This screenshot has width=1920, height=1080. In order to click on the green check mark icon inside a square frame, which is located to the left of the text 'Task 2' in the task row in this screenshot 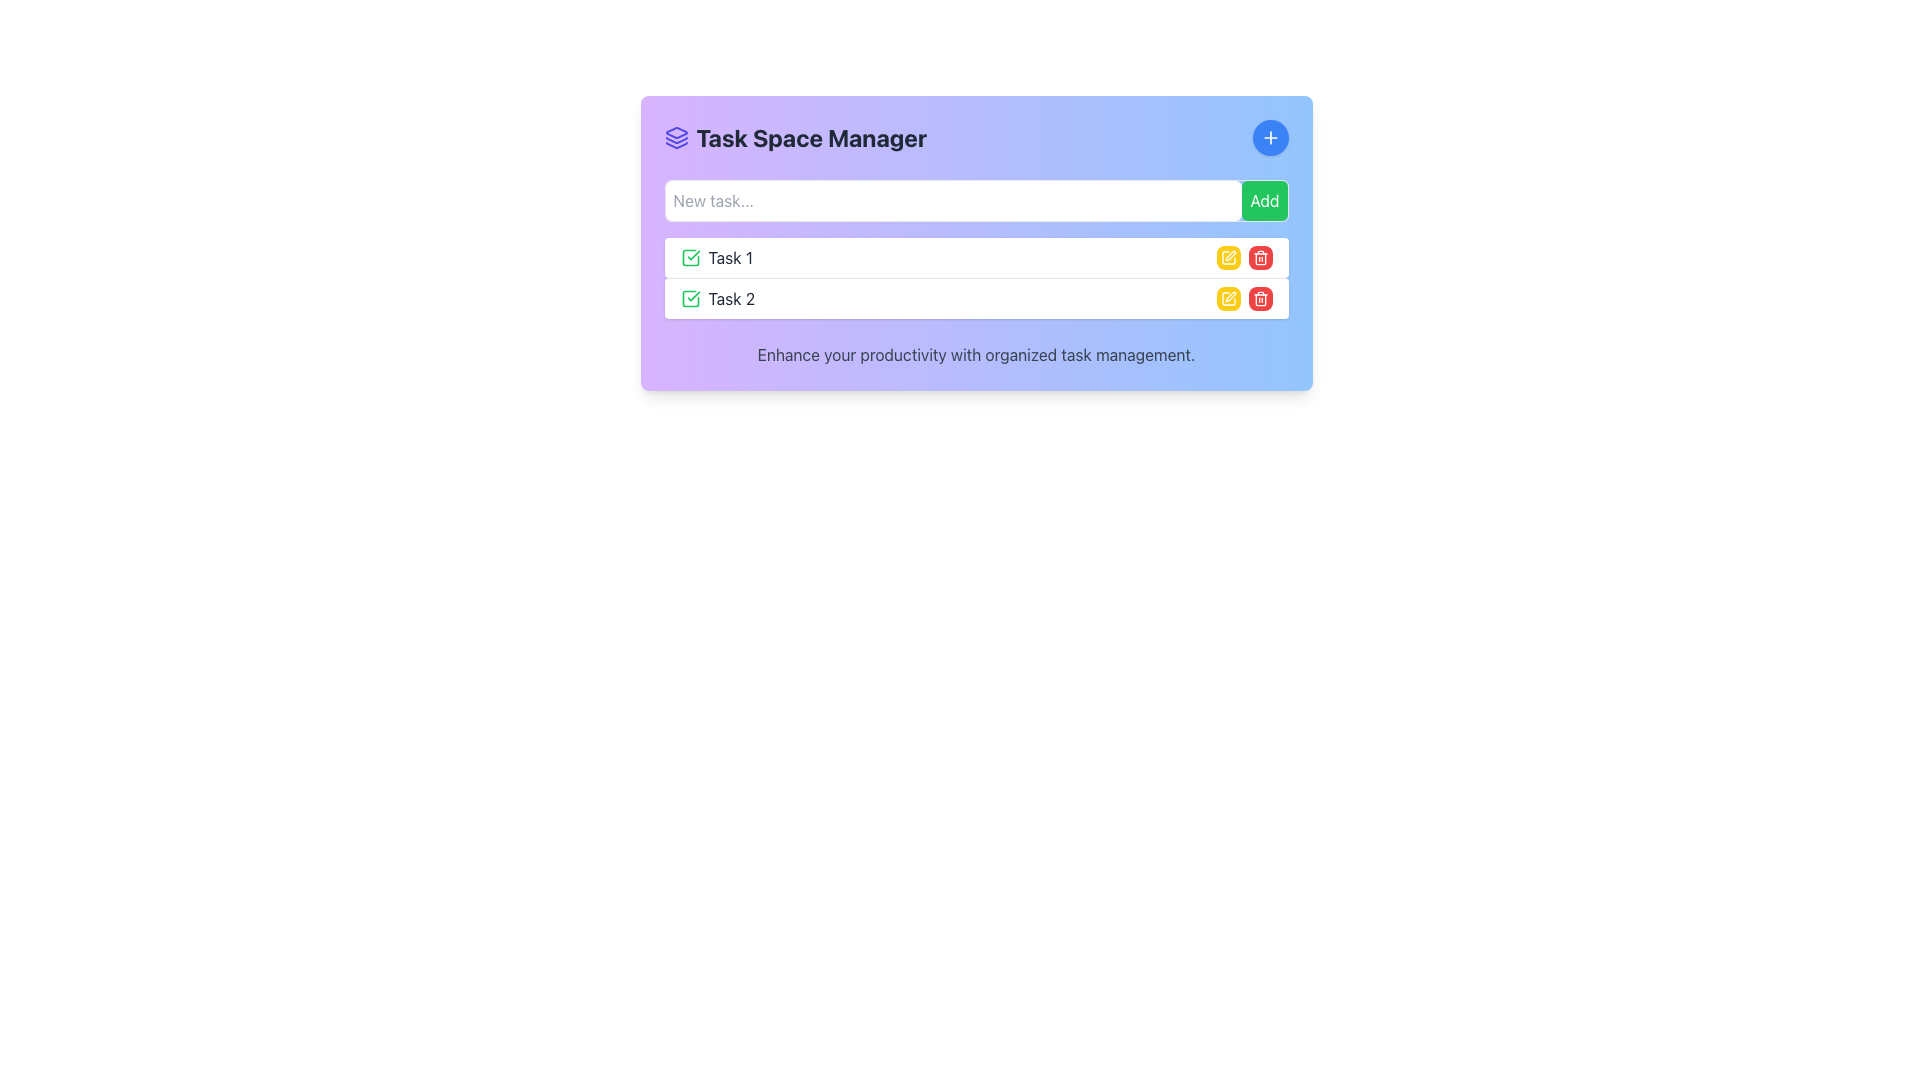, I will do `click(690, 299)`.